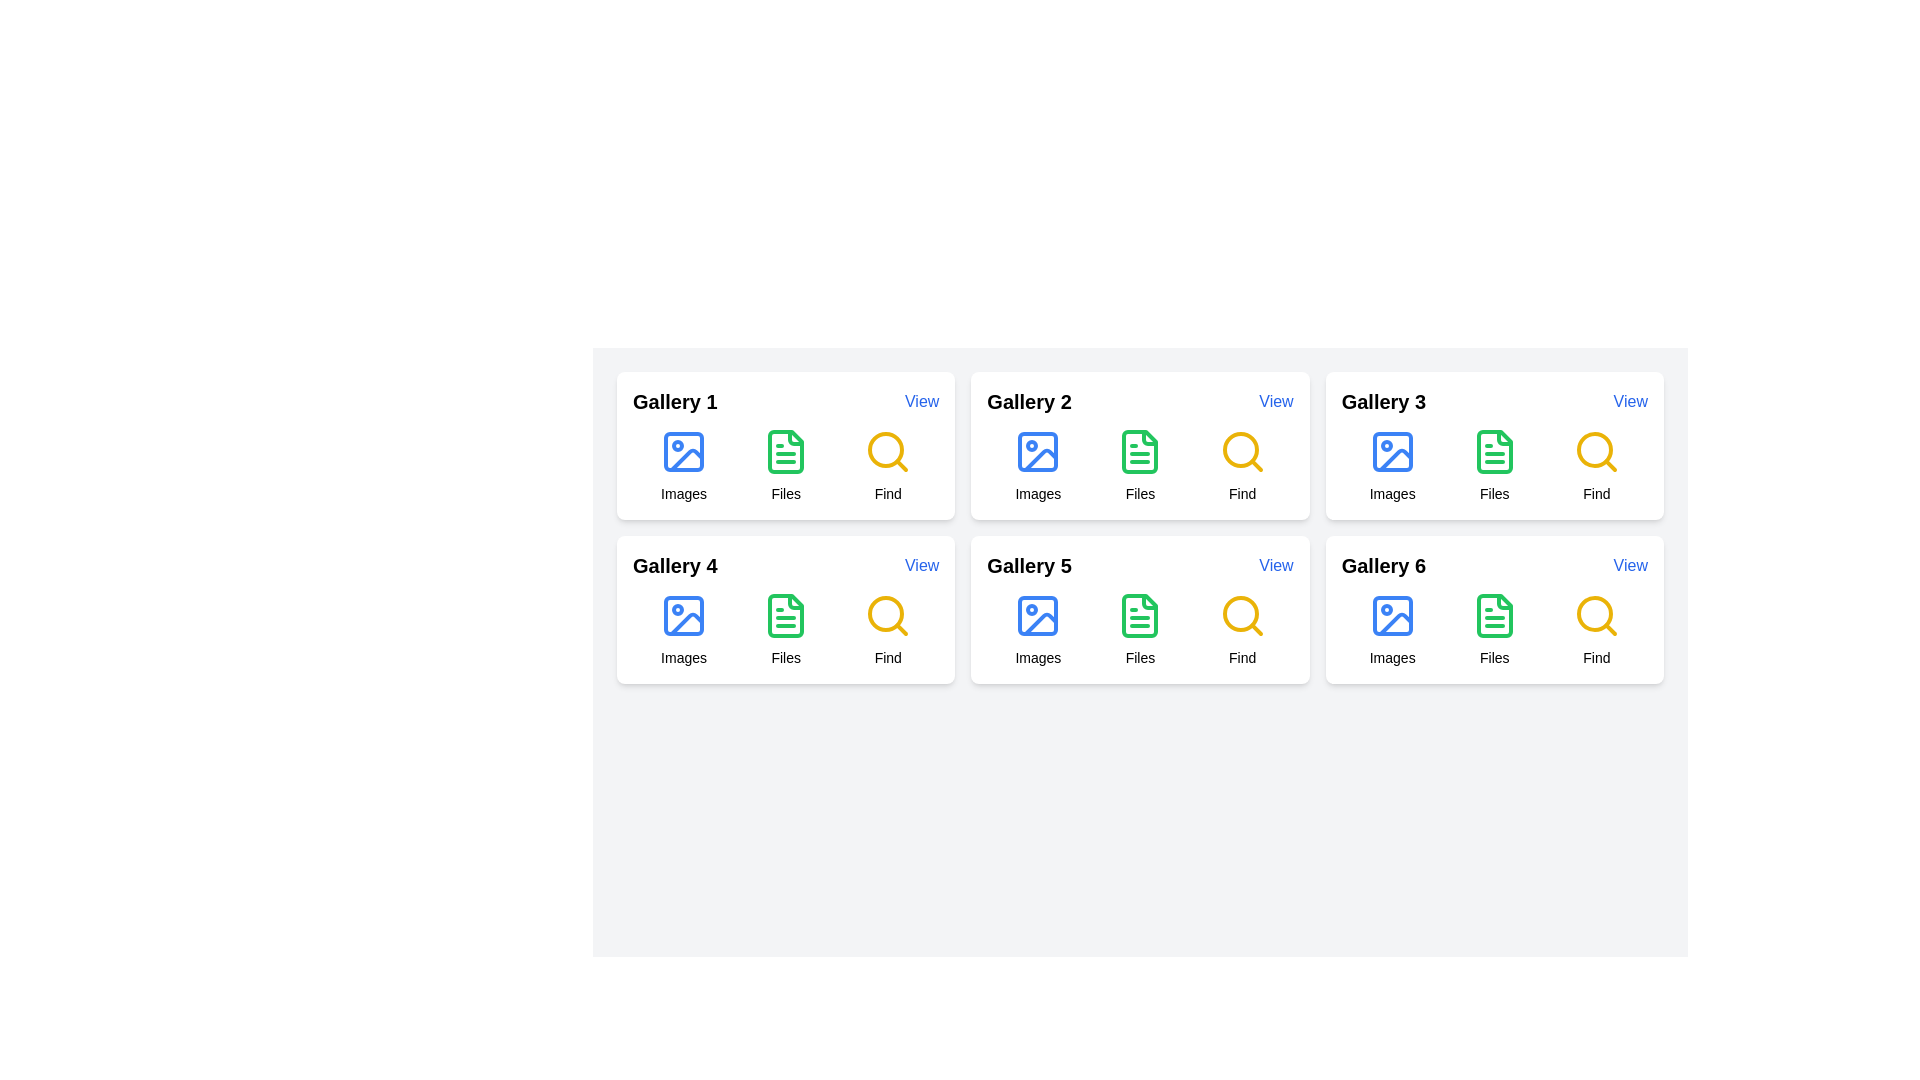 The width and height of the screenshot is (1920, 1080). I want to click on the 'Images' text label located in the bottom-left corner of the fourth gallery card titled 'Gallery 4' in the second row of the grid layout, so click(684, 658).